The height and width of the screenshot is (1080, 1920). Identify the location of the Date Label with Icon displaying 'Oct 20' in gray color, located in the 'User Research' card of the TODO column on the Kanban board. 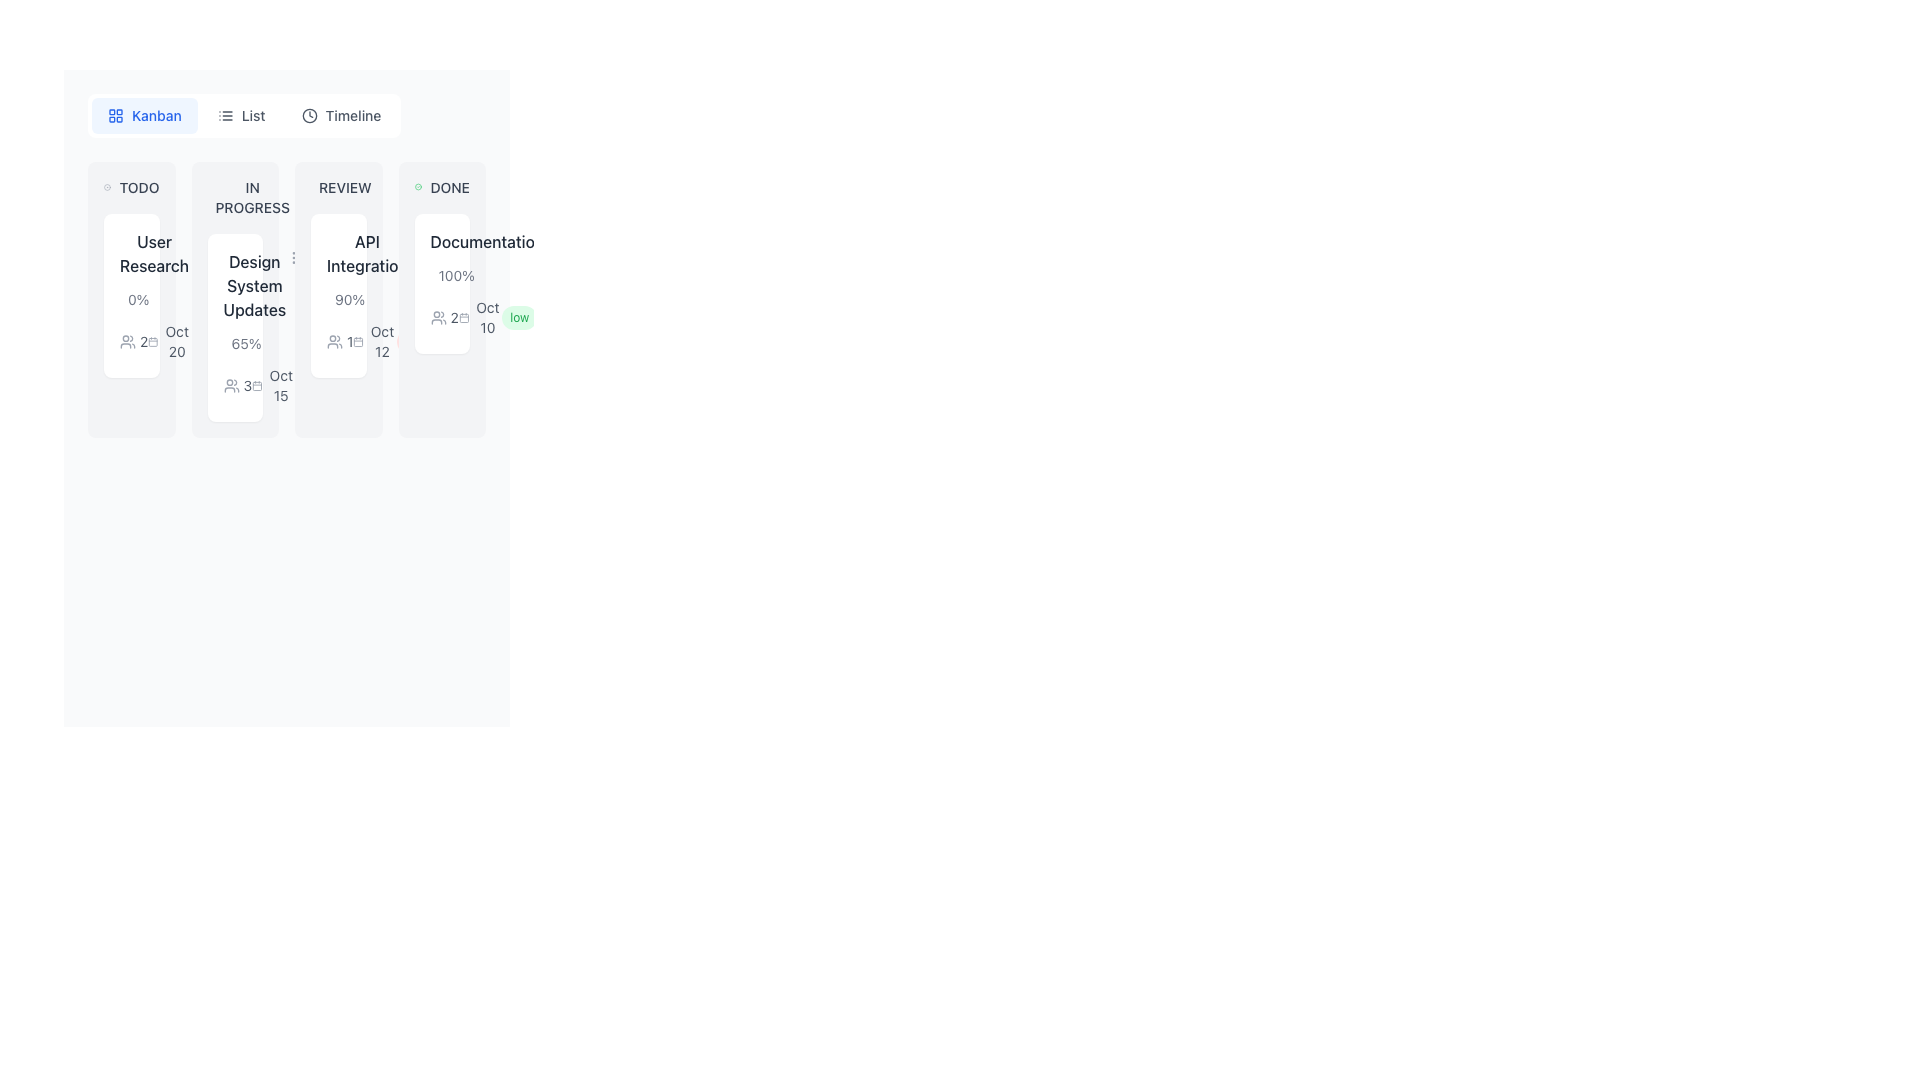
(170, 341).